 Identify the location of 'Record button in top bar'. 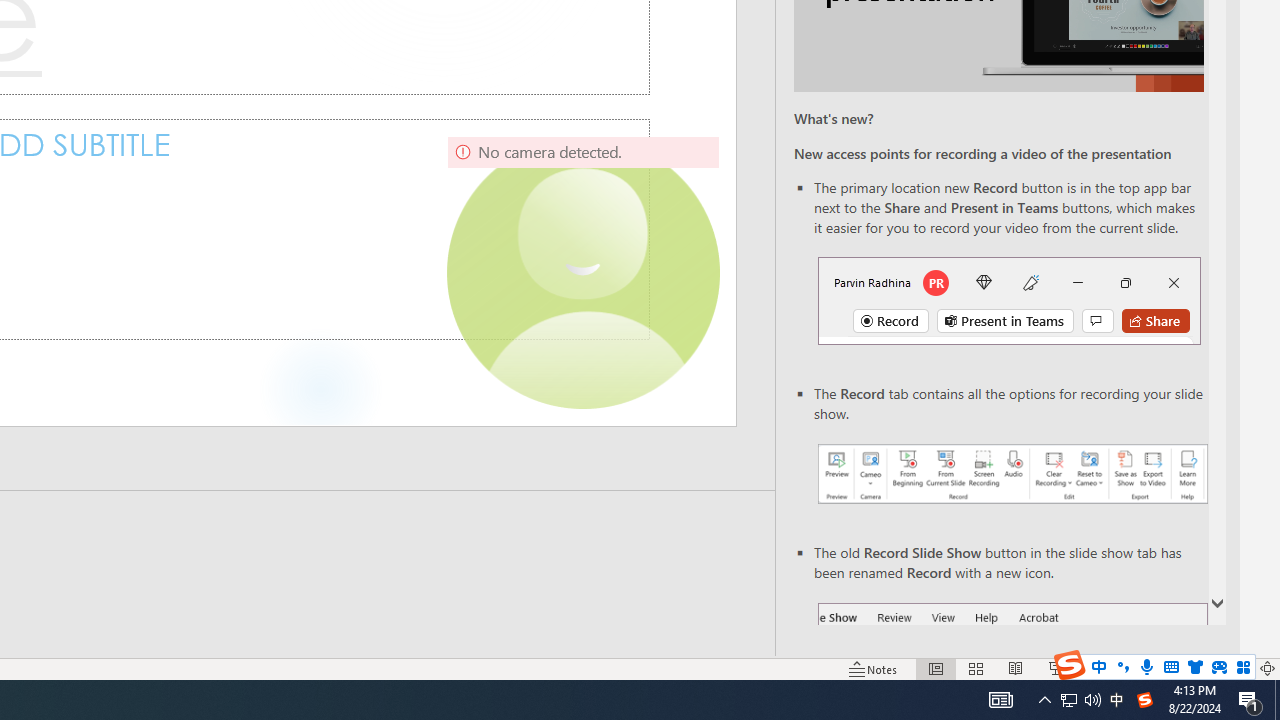
(1009, 300).